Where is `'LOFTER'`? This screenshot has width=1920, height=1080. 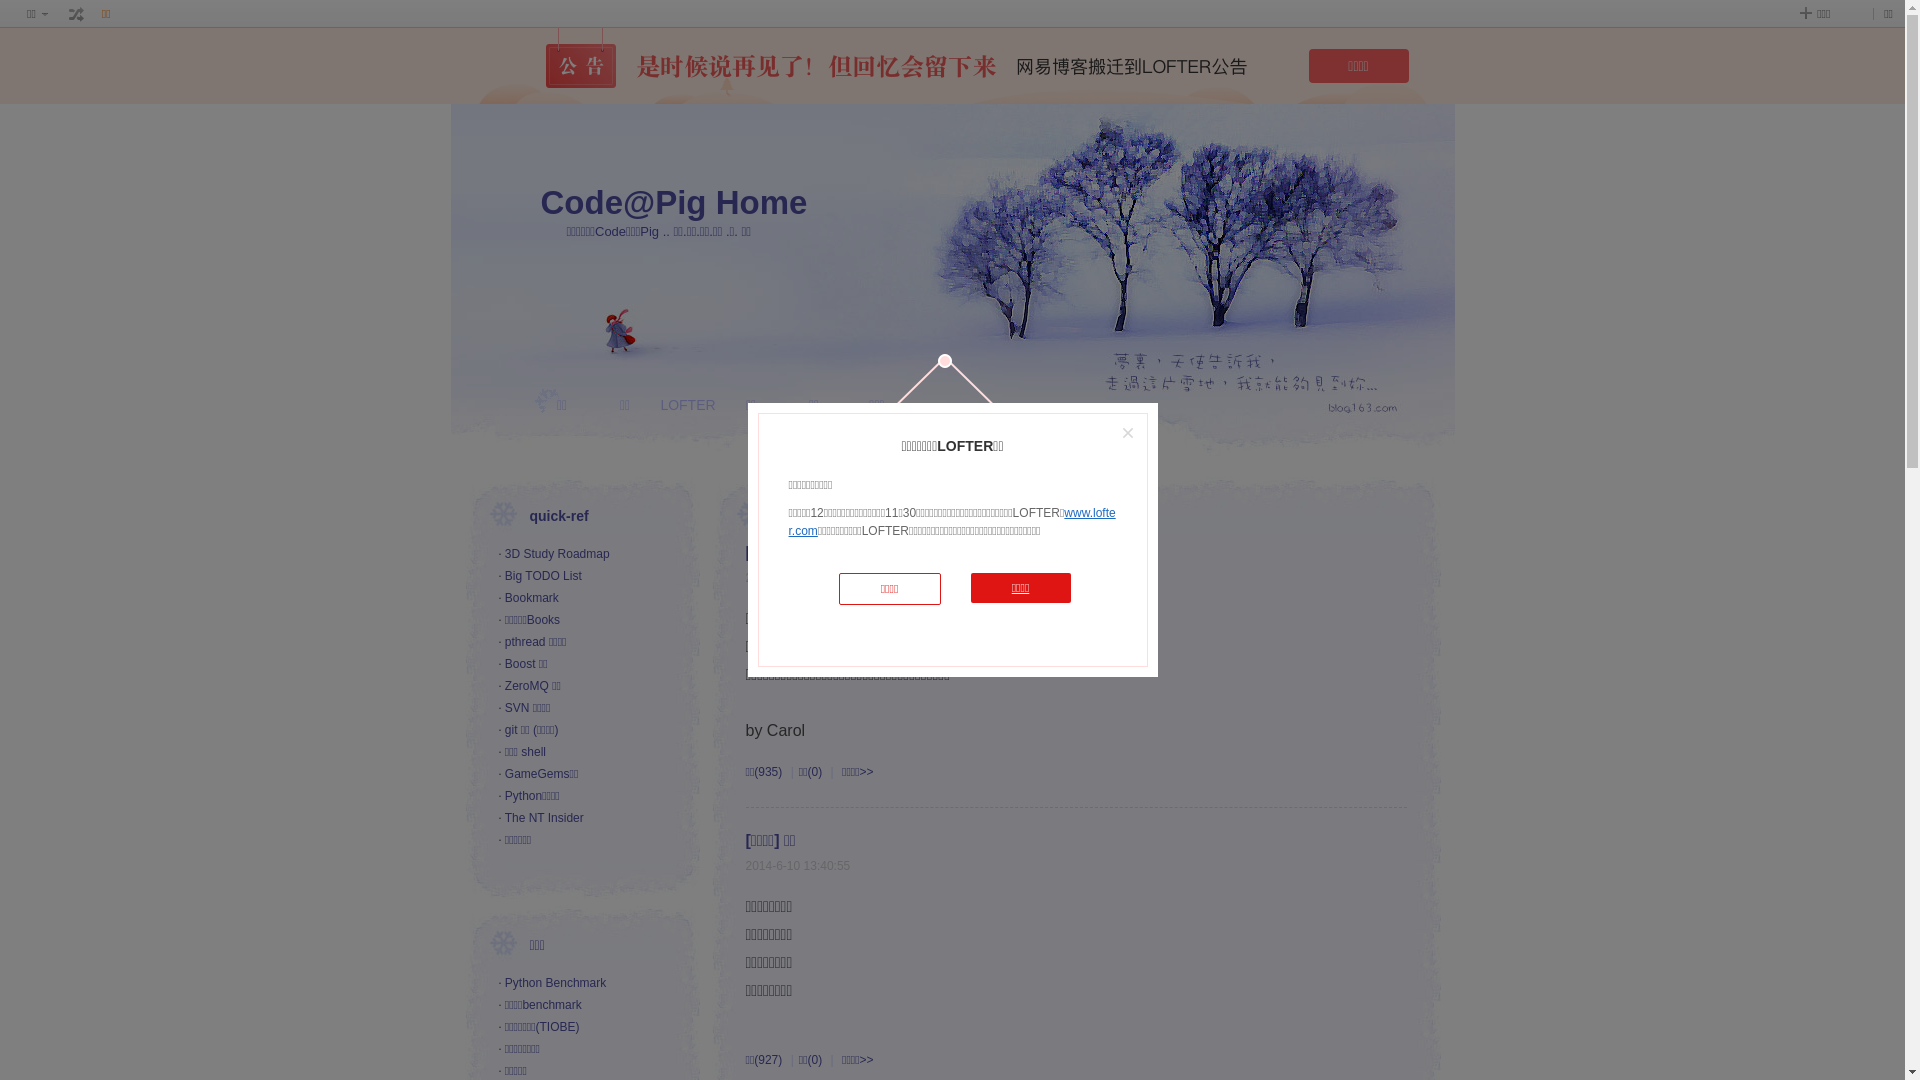
'LOFTER' is located at coordinates (687, 427).